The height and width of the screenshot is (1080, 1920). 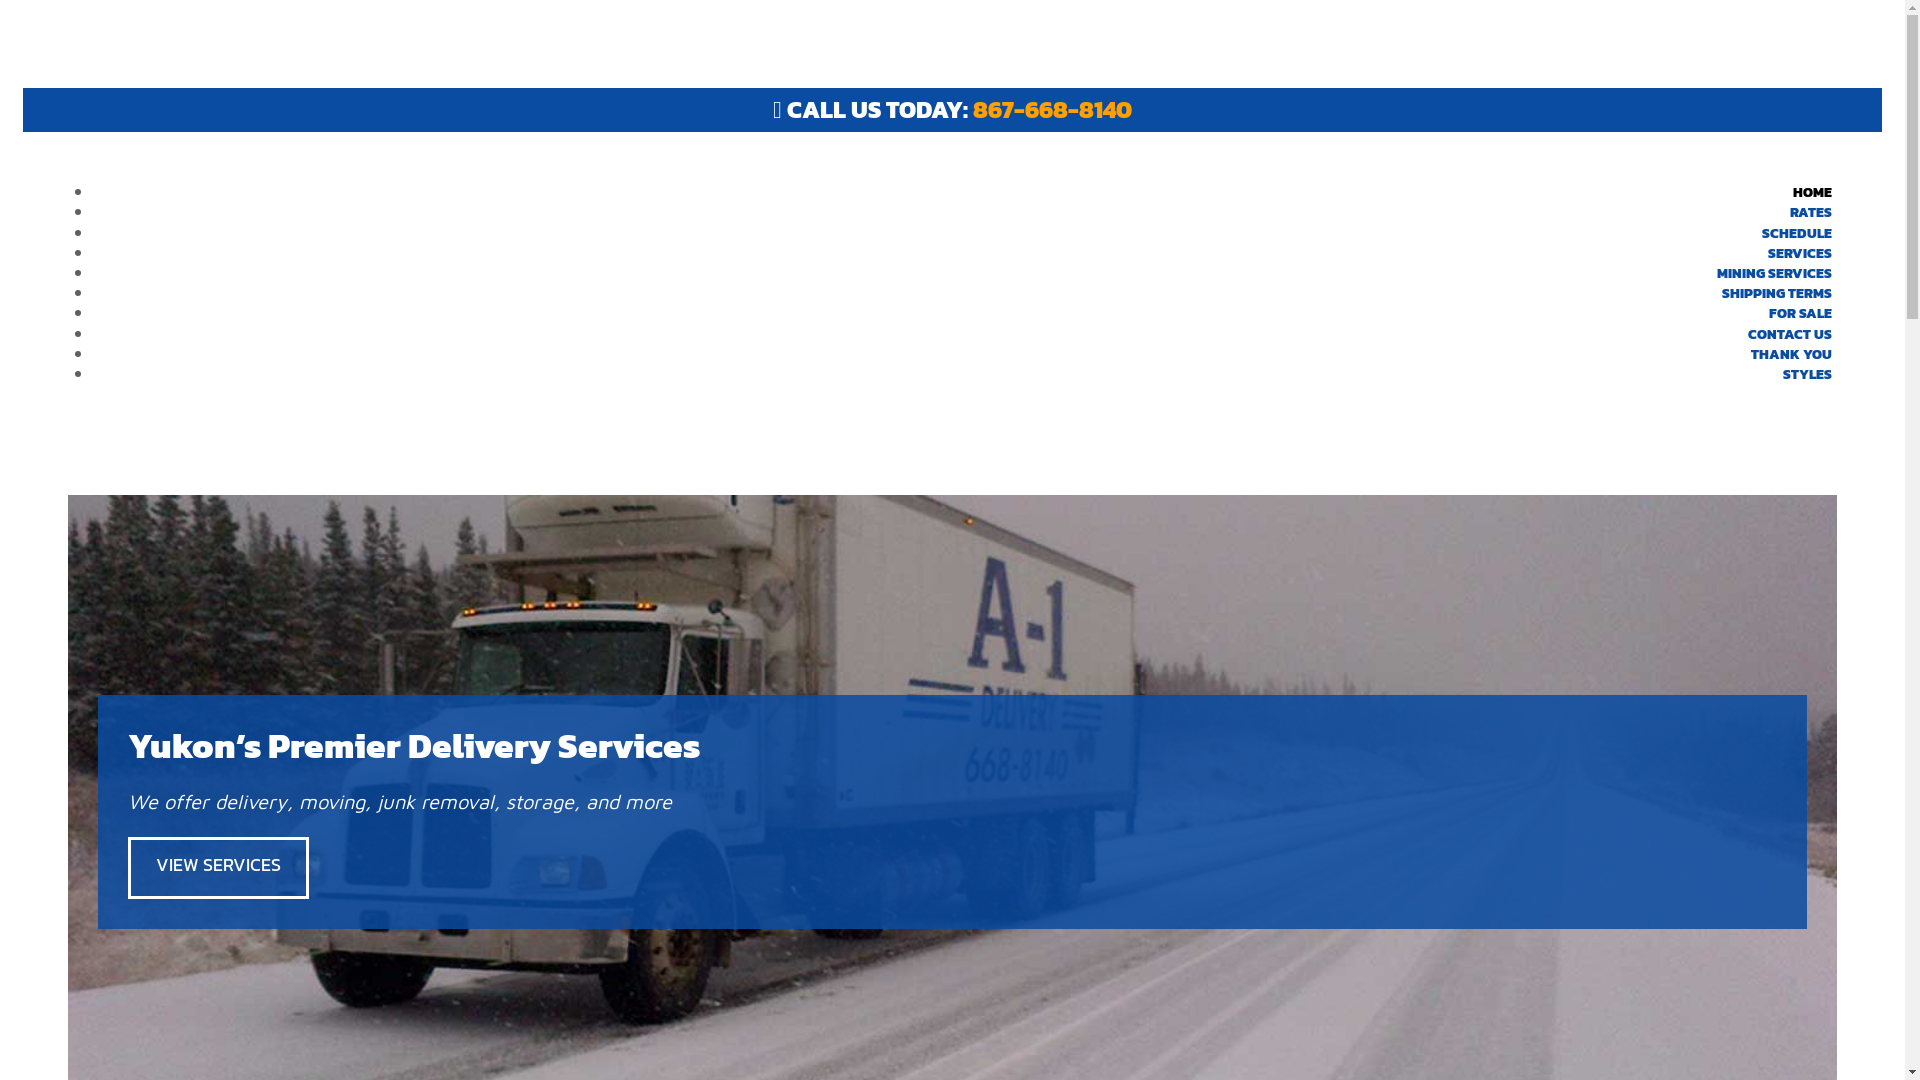 What do you see at coordinates (1800, 313) in the screenshot?
I see `'FOR SALE'` at bounding box center [1800, 313].